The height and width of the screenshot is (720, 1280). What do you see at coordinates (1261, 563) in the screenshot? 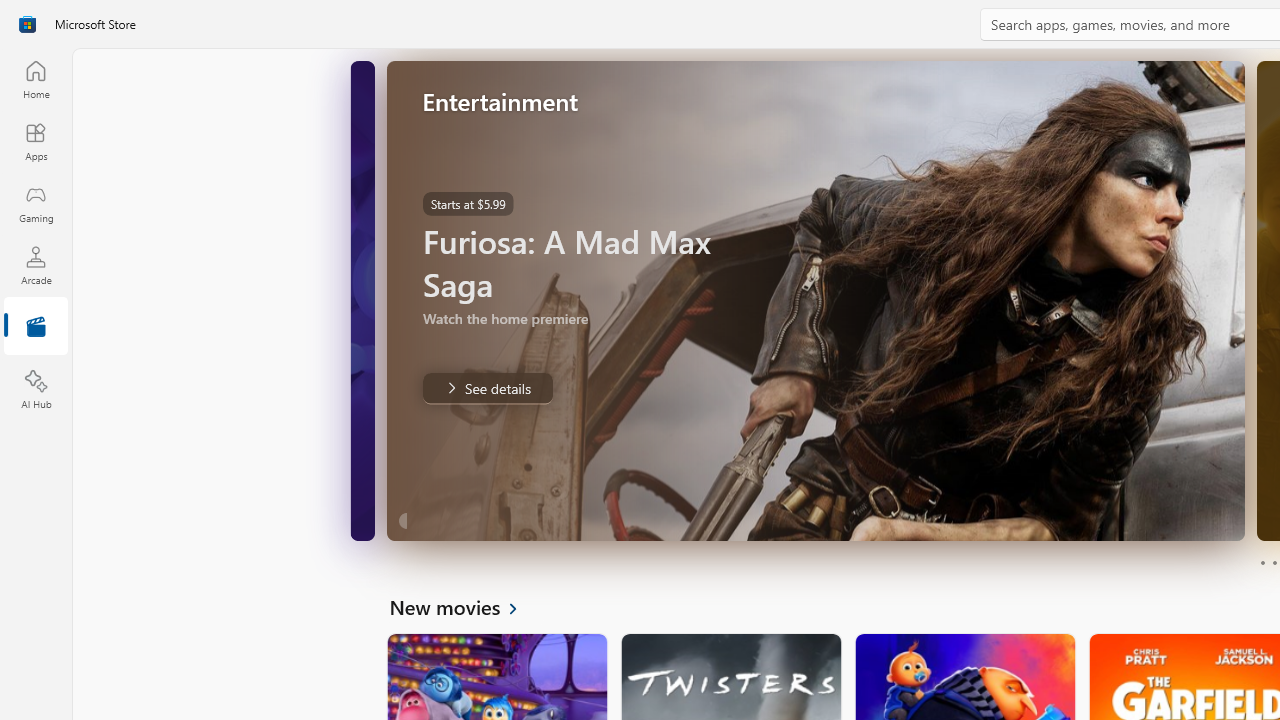
I see `'Page 1'` at bounding box center [1261, 563].